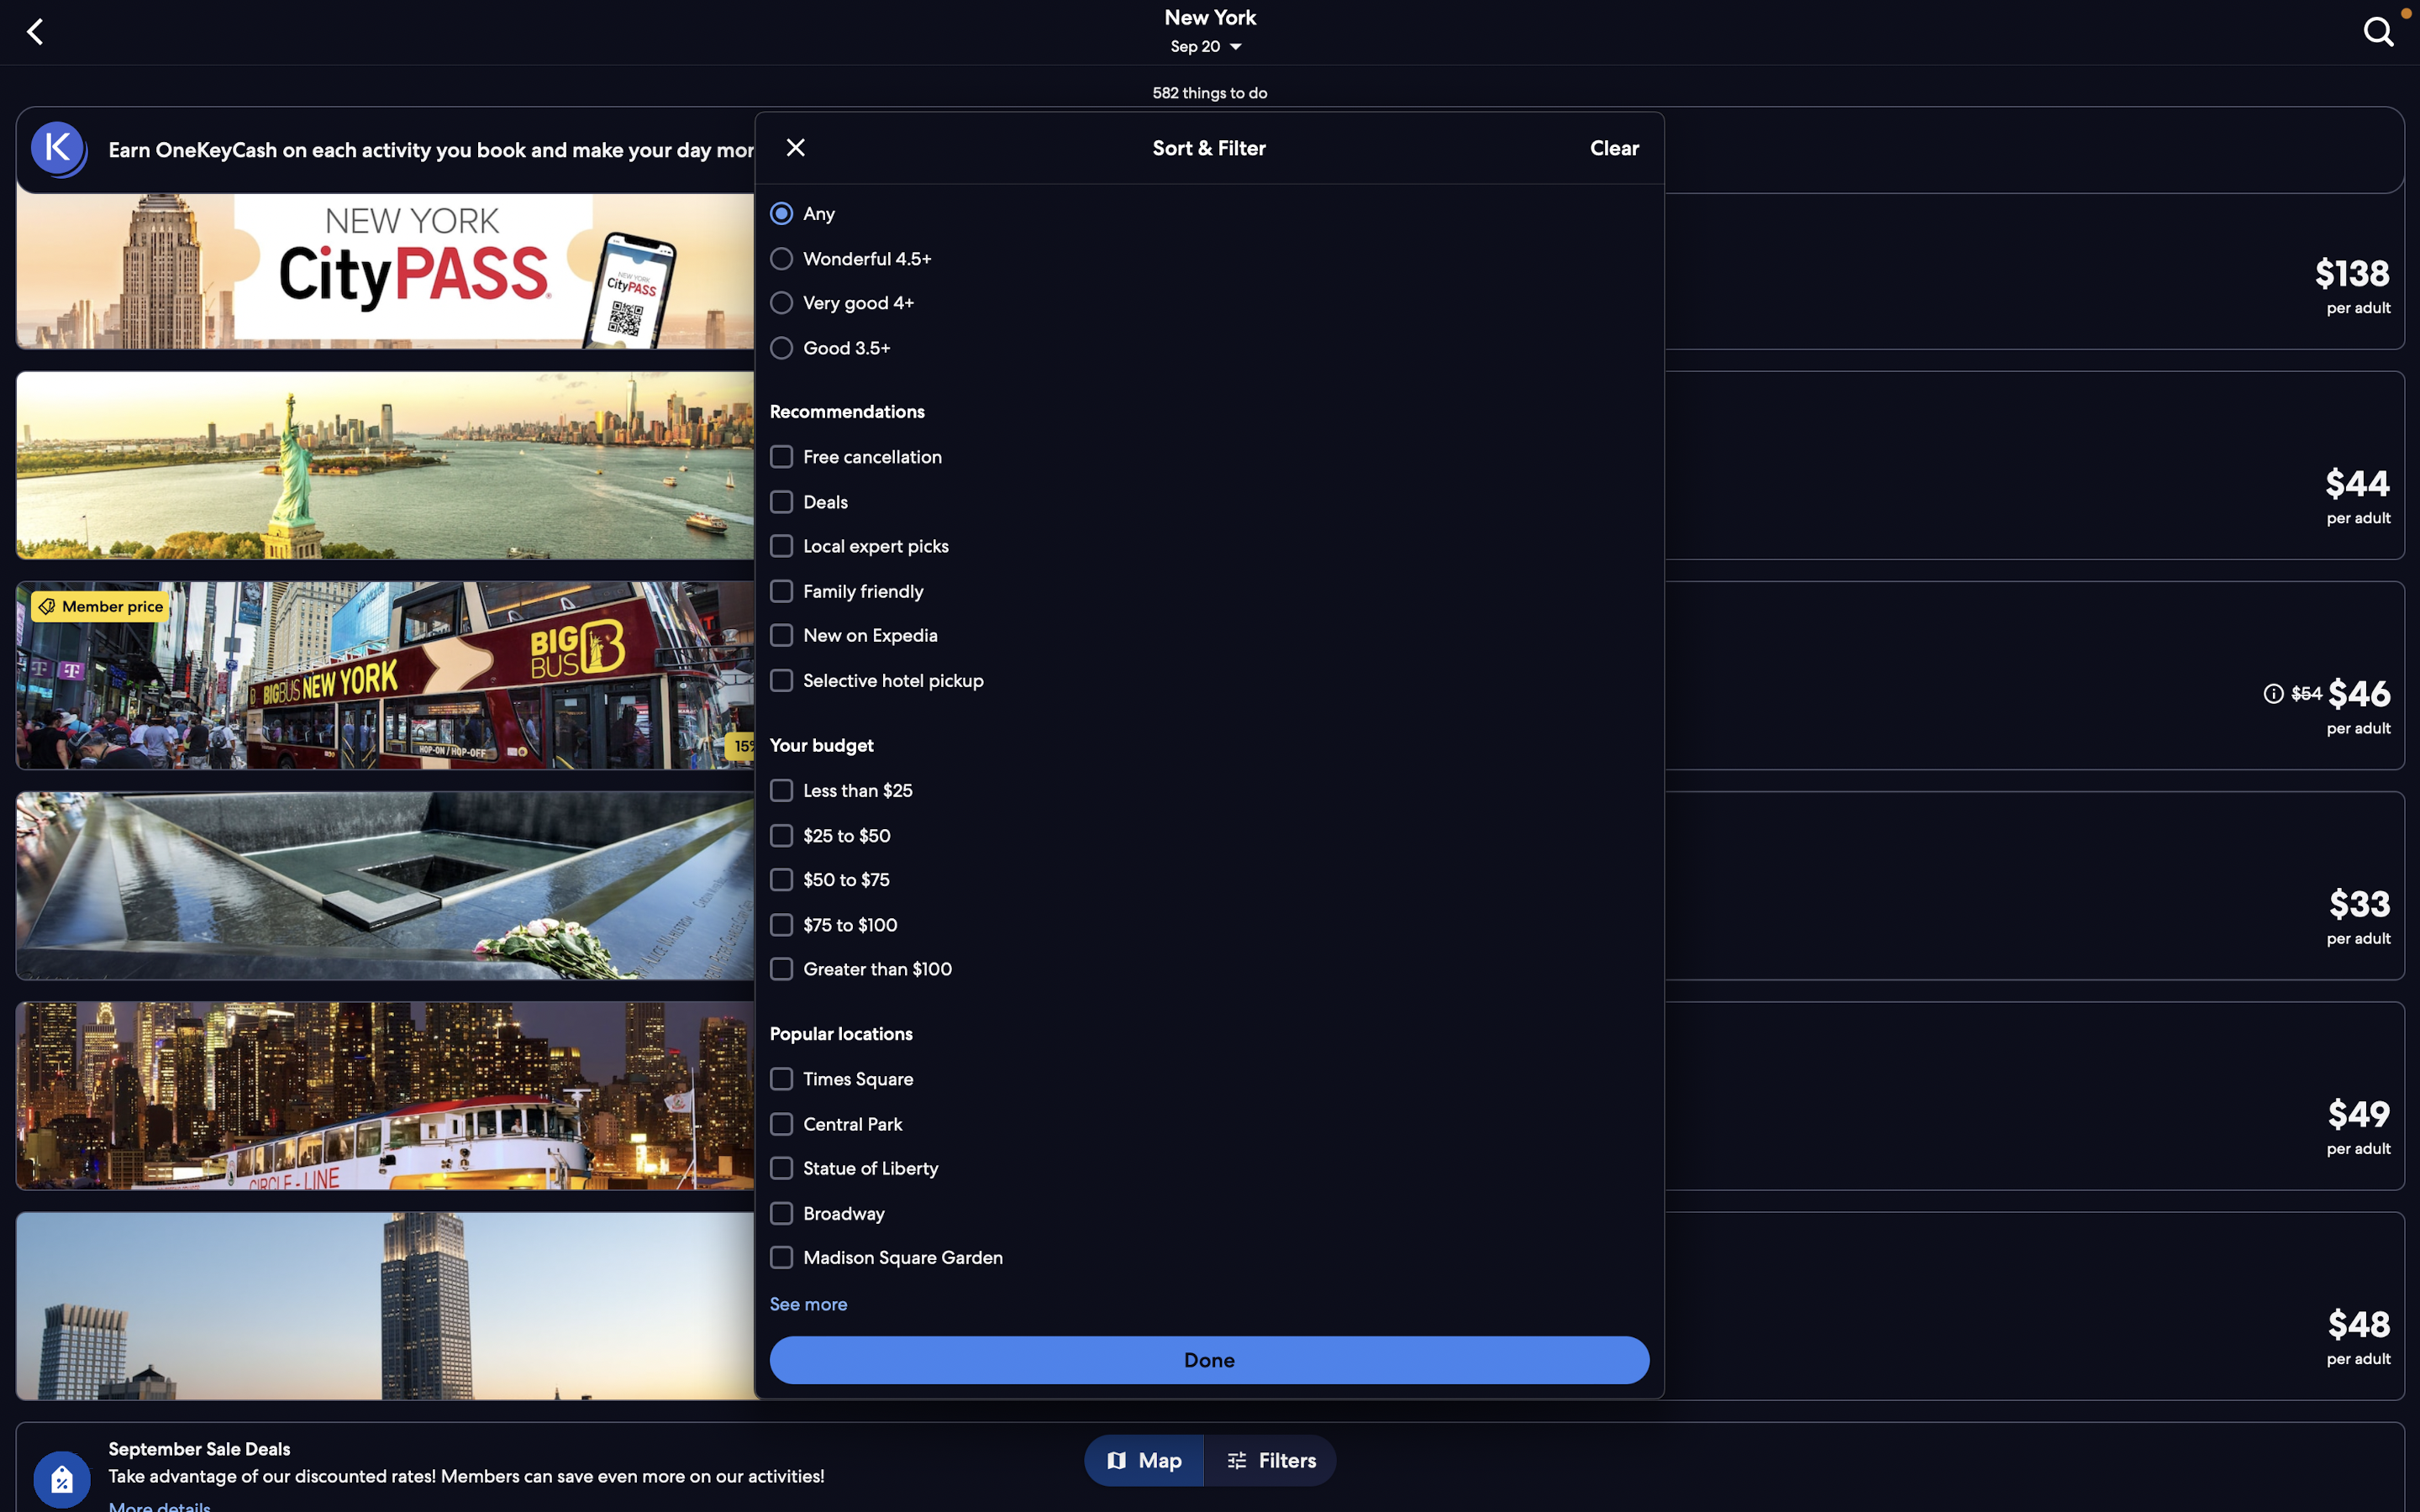 This screenshot has height=1512, width=2420. I want to click on Tap on the button to arrange and choose as per your preference, so click(1210, 1358).